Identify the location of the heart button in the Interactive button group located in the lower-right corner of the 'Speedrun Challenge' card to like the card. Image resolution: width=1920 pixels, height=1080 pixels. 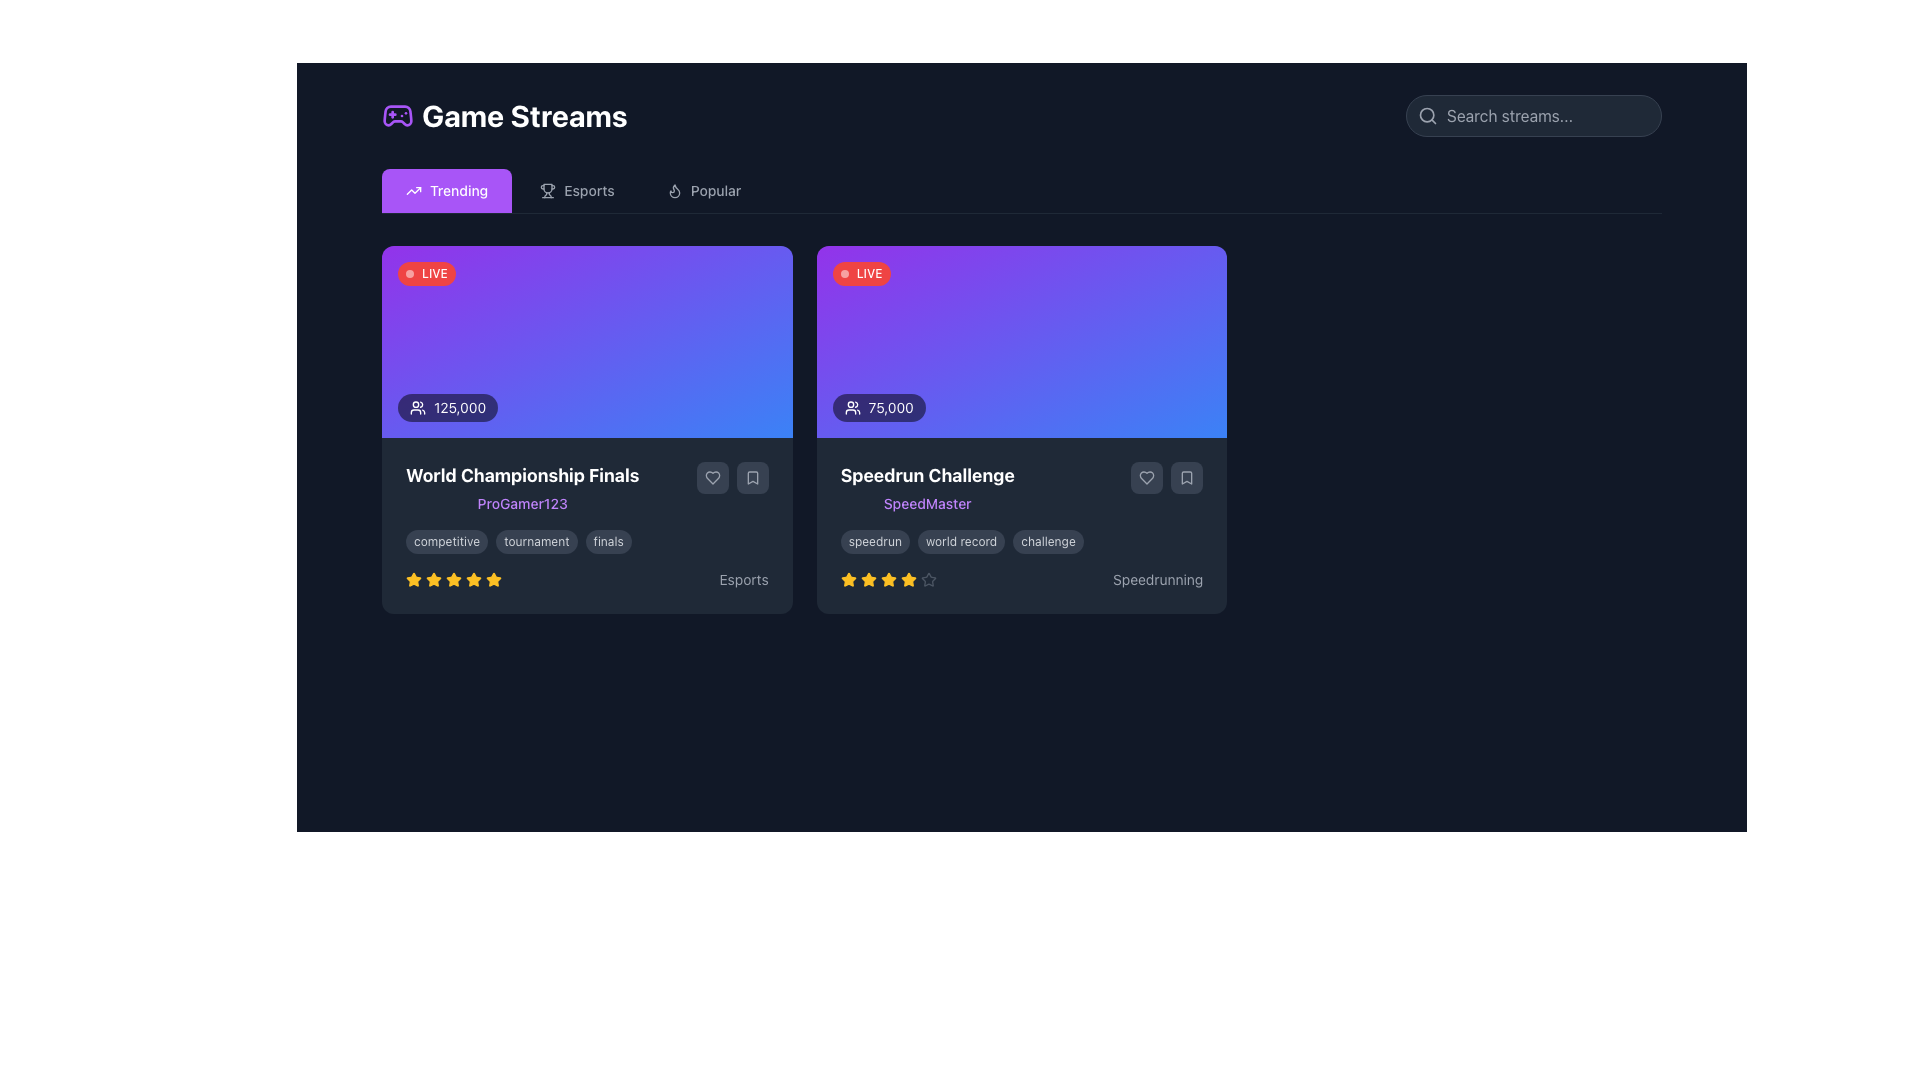
(1167, 478).